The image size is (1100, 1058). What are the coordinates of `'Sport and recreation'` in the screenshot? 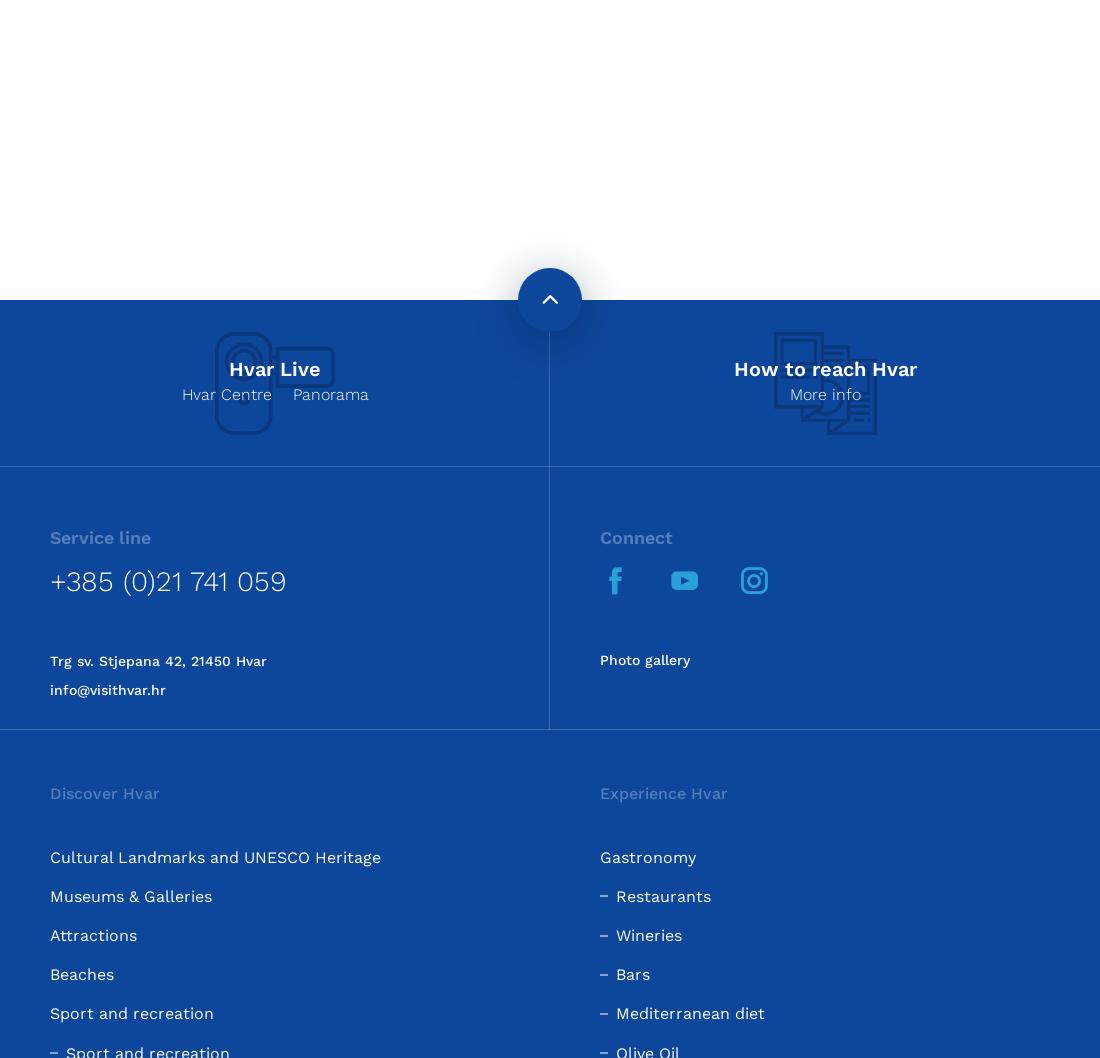 It's located at (132, 1012).